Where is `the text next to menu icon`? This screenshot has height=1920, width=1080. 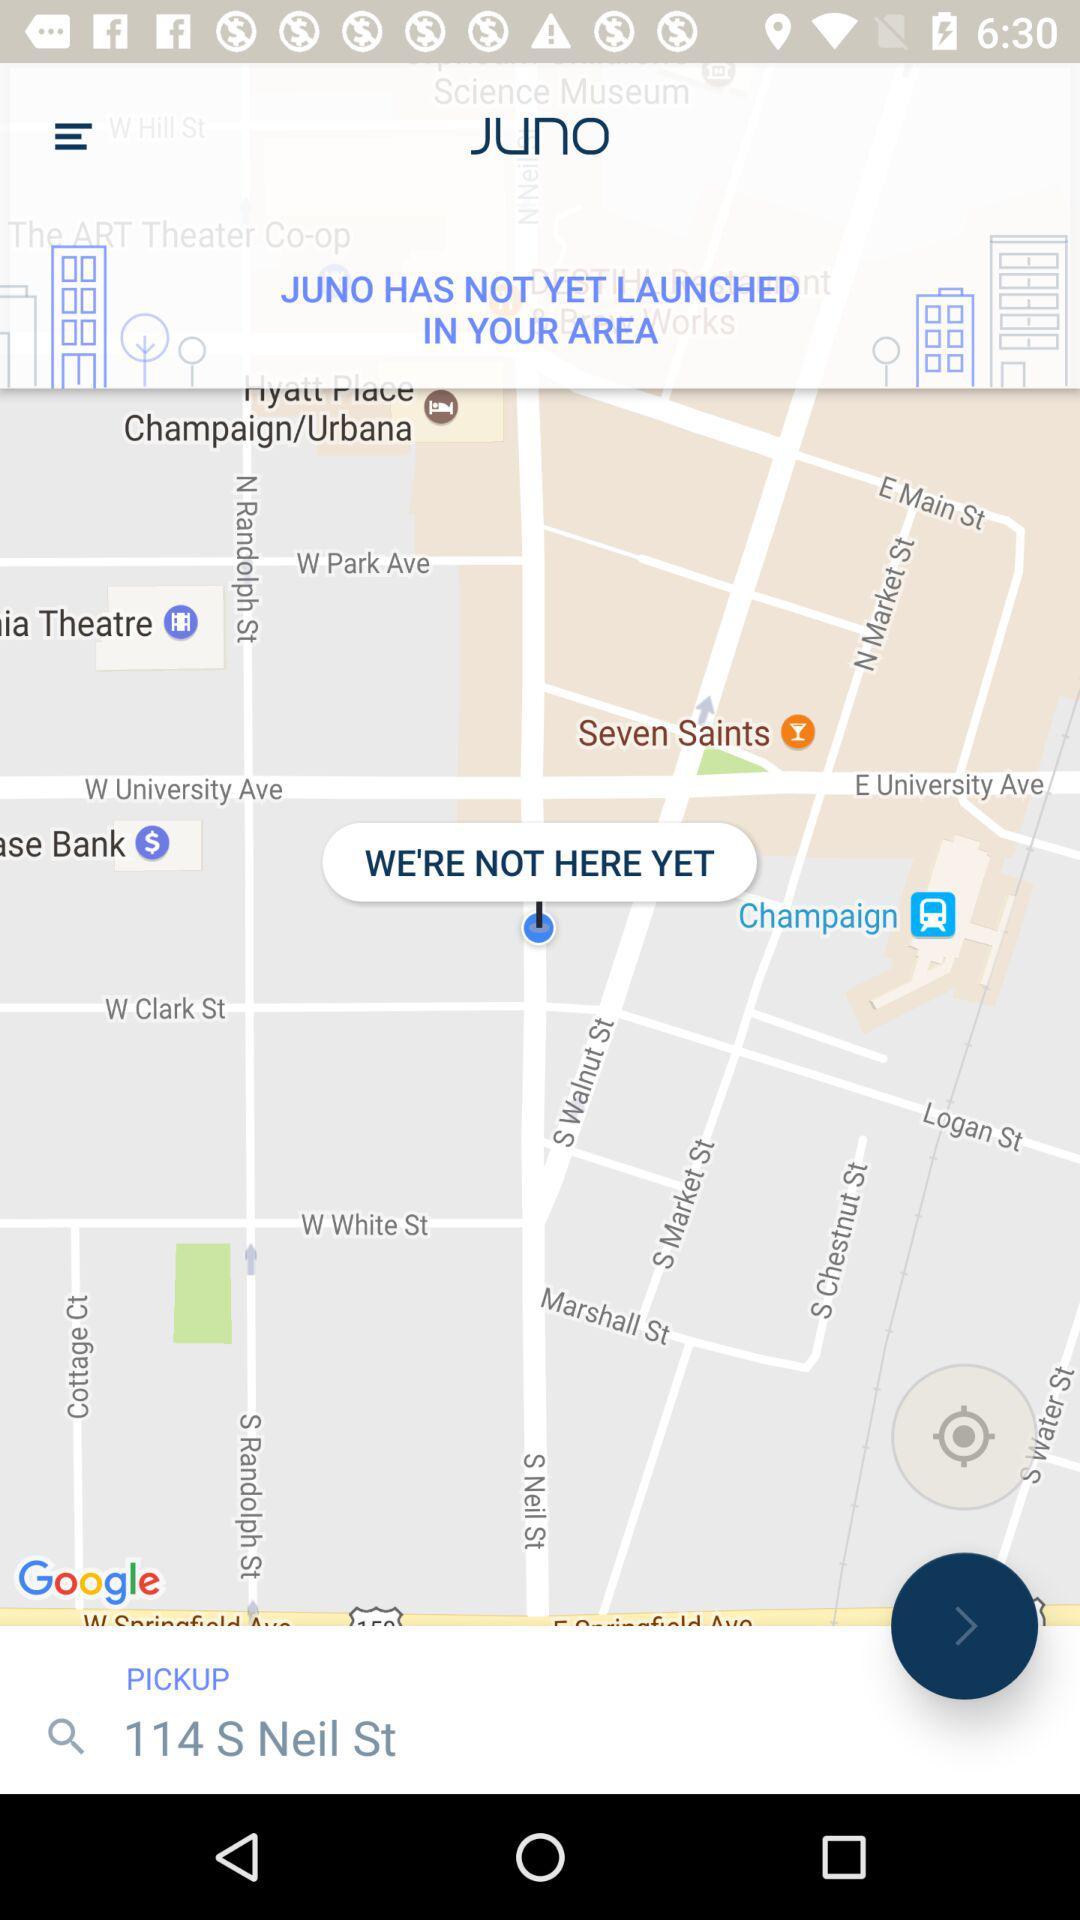 the text next to menu icon is located at coordinates (540, 135).